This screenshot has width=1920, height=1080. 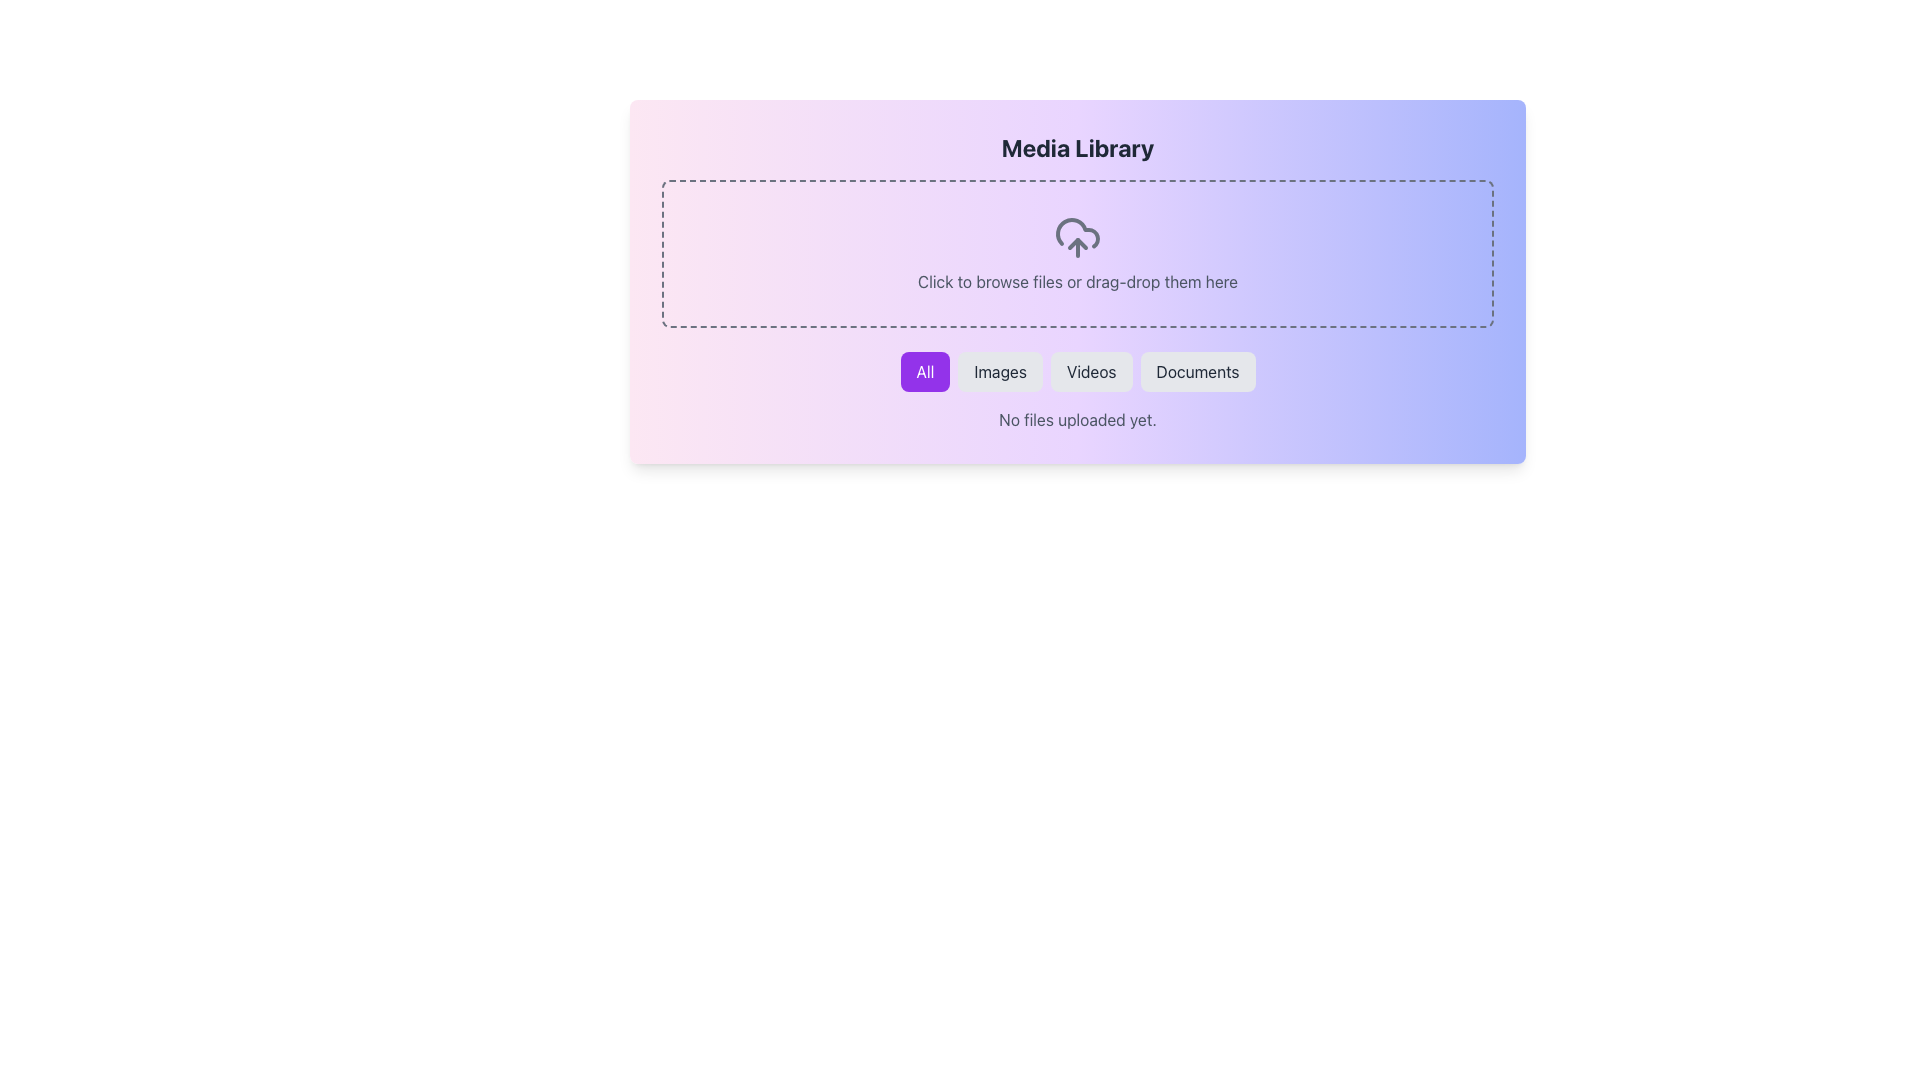 I want to click on the informational Text Label indicating that no files are currently uploaded in the Media Library, located beneath the tab buttons, so click(x=1077, y=419).